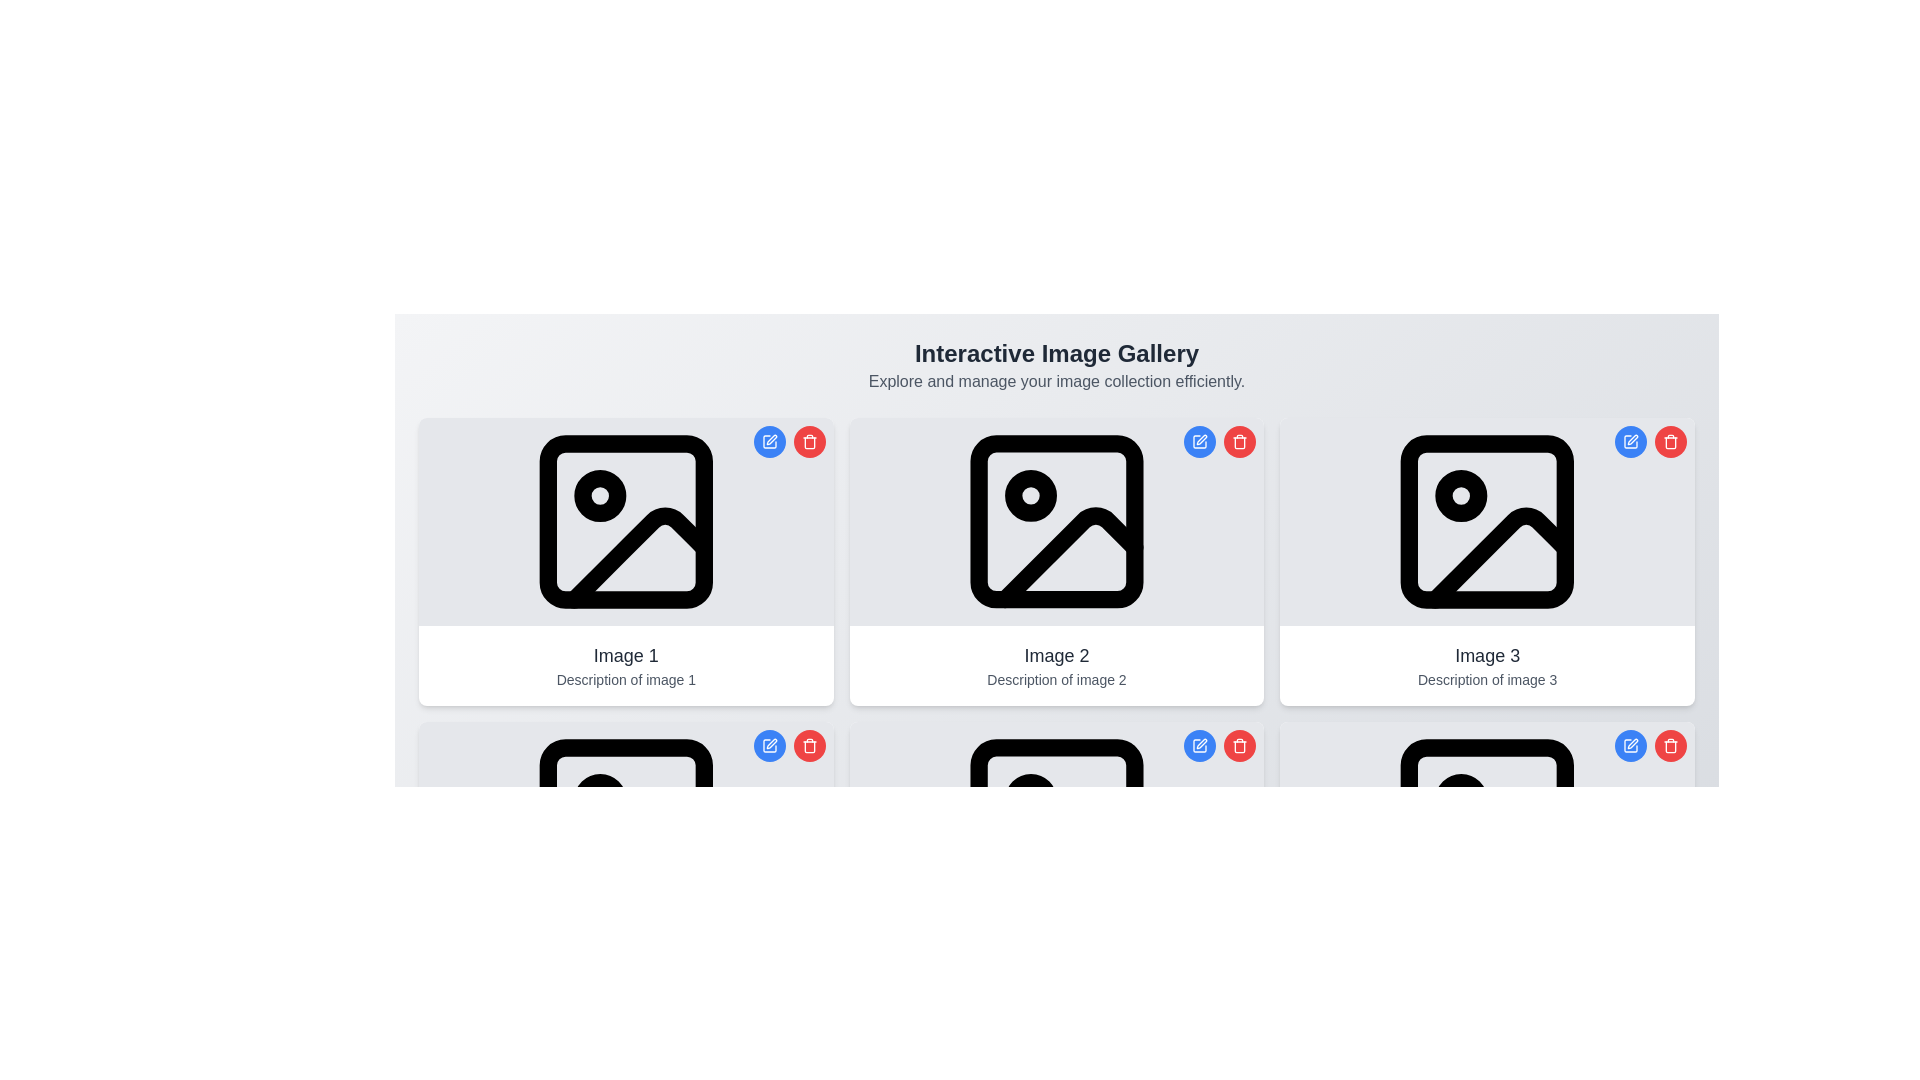 This screenshot has width=1920, height=1080. What do you see at coordinates (1055, 520) in the screenshot?
I see `the decorative rectangle that is part of the graphical image placeholder for the second image in the gallery, located near the top-left corner of the placeholder` at bounding box center [1055, 520].